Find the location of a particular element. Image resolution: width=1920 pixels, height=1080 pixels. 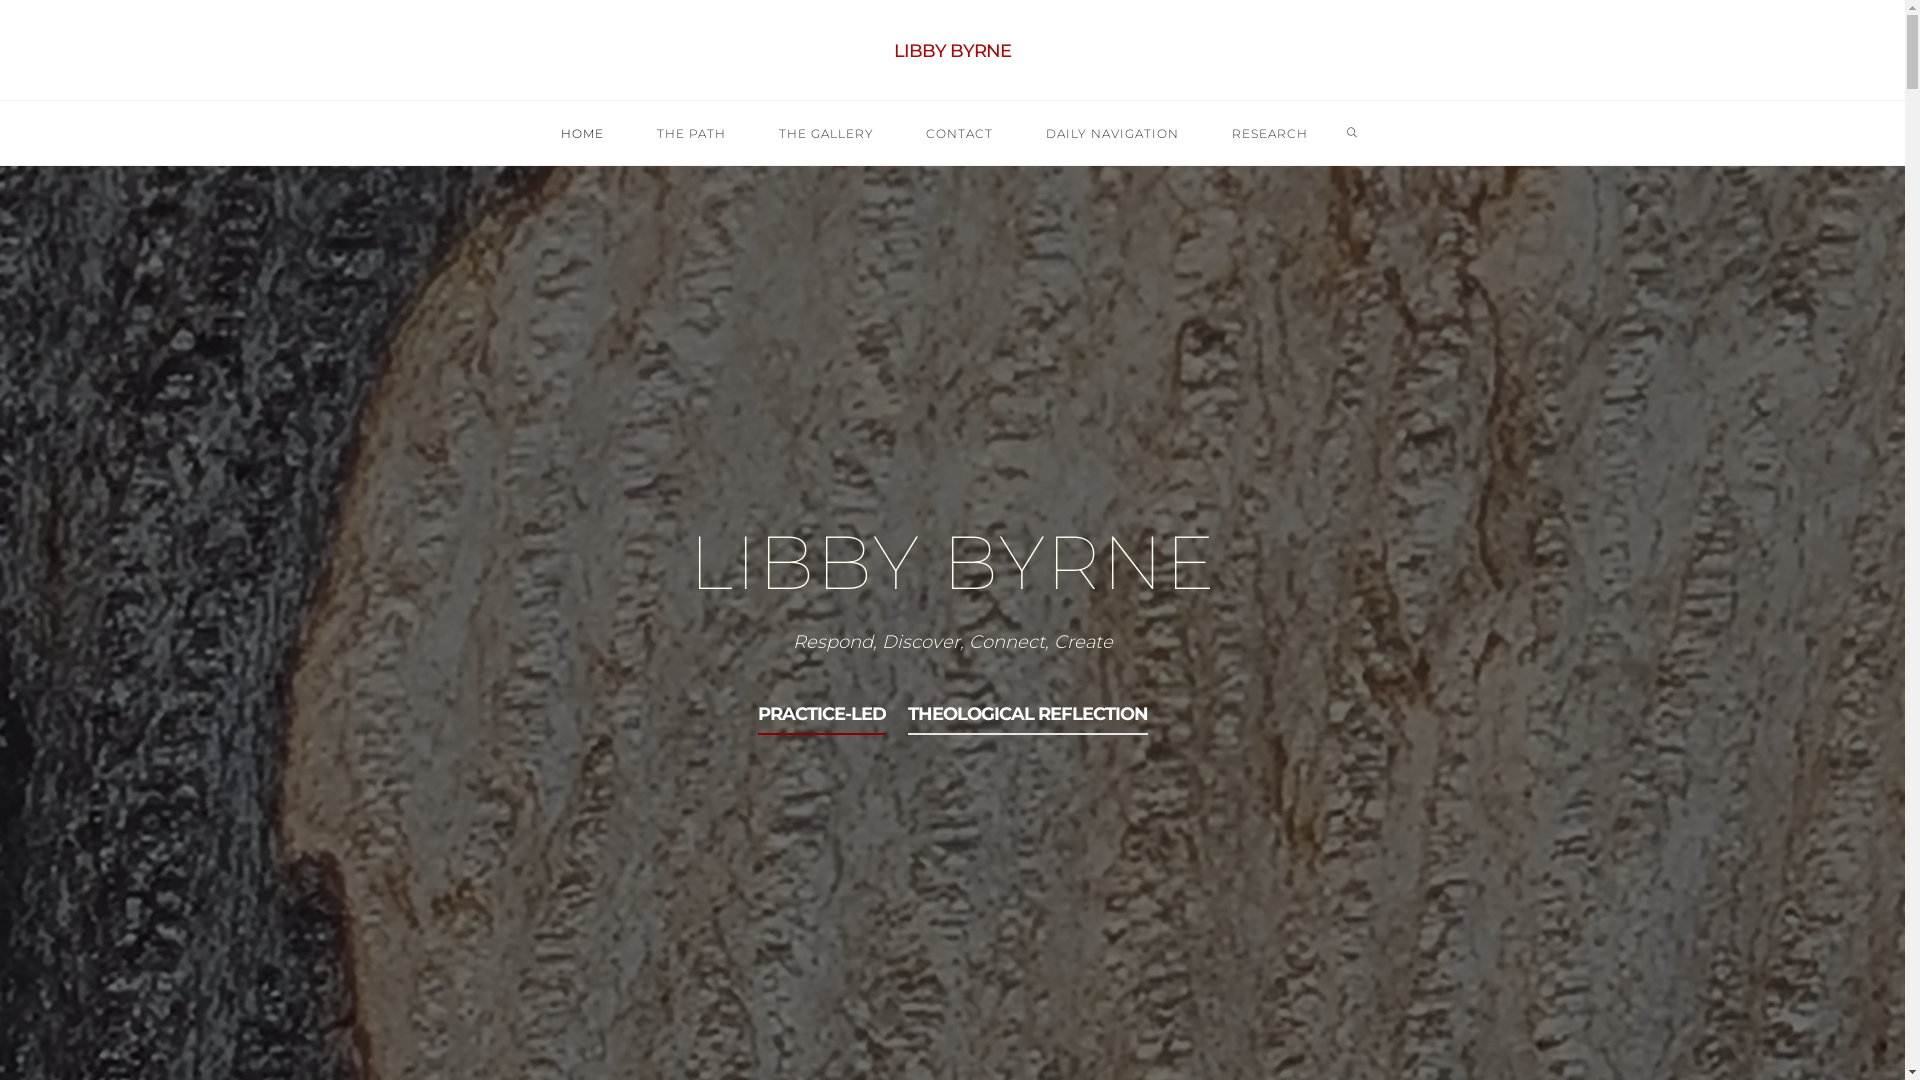

'DAILY NAVIGATION' is located at coordinates (1112, 133).